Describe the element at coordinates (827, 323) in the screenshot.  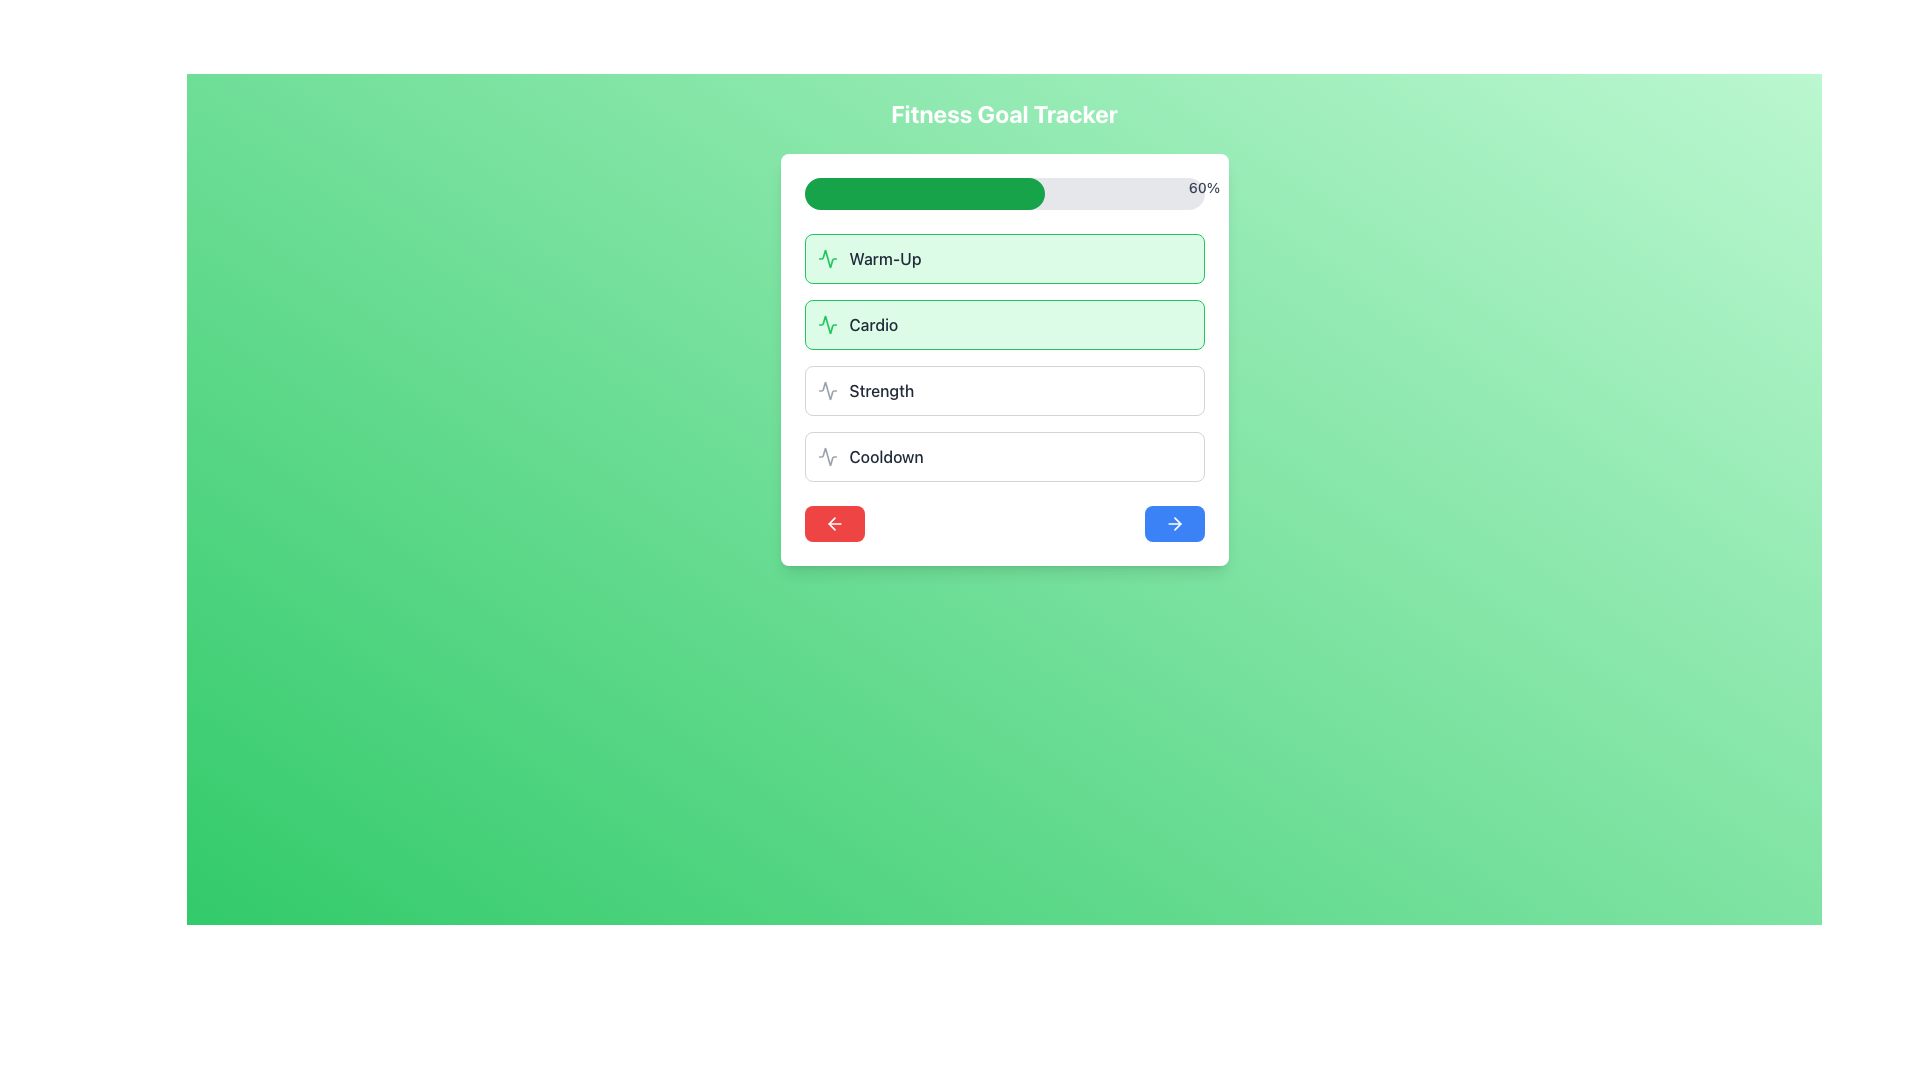
I see `the green heartbeat wave icon located to the left of the 'Cardio' label within the green-bordered box` at that location.